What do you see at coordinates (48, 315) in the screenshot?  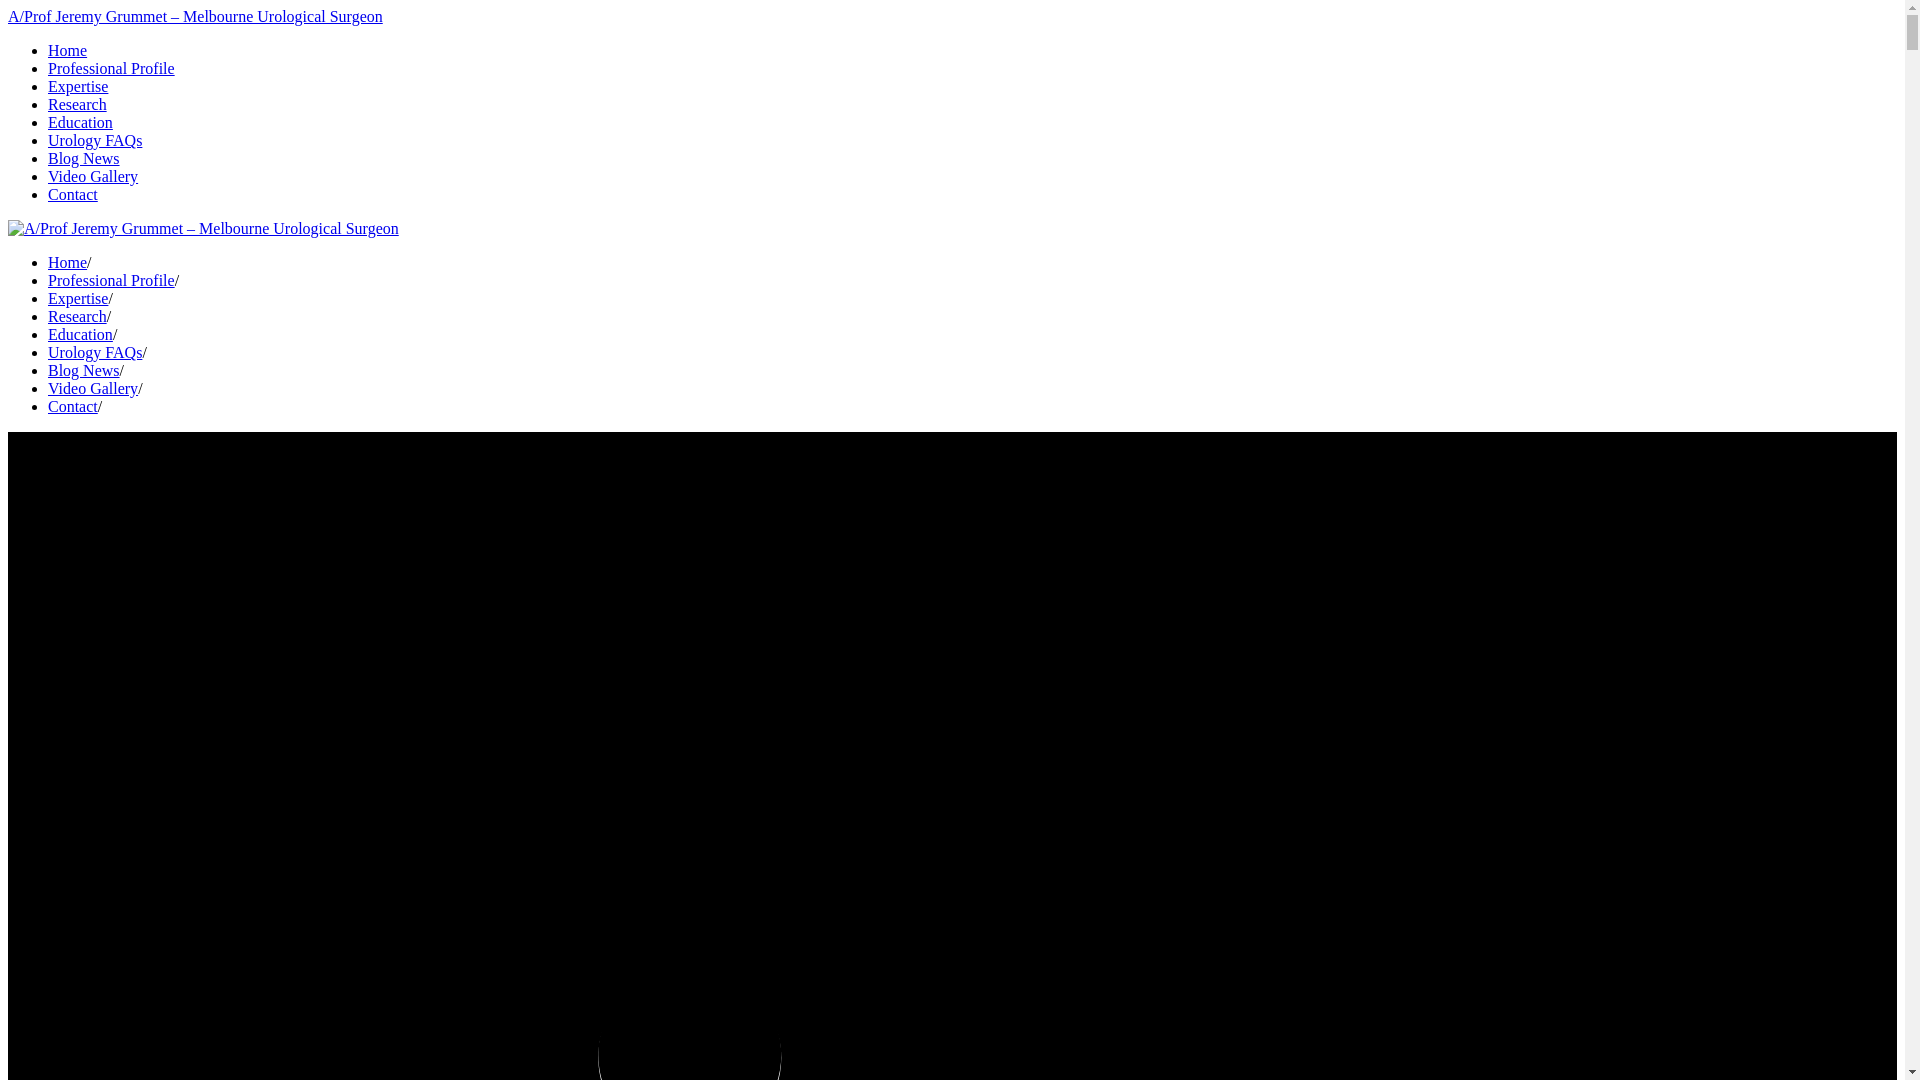 I see `'Research'` at bounding box center [48, 315].